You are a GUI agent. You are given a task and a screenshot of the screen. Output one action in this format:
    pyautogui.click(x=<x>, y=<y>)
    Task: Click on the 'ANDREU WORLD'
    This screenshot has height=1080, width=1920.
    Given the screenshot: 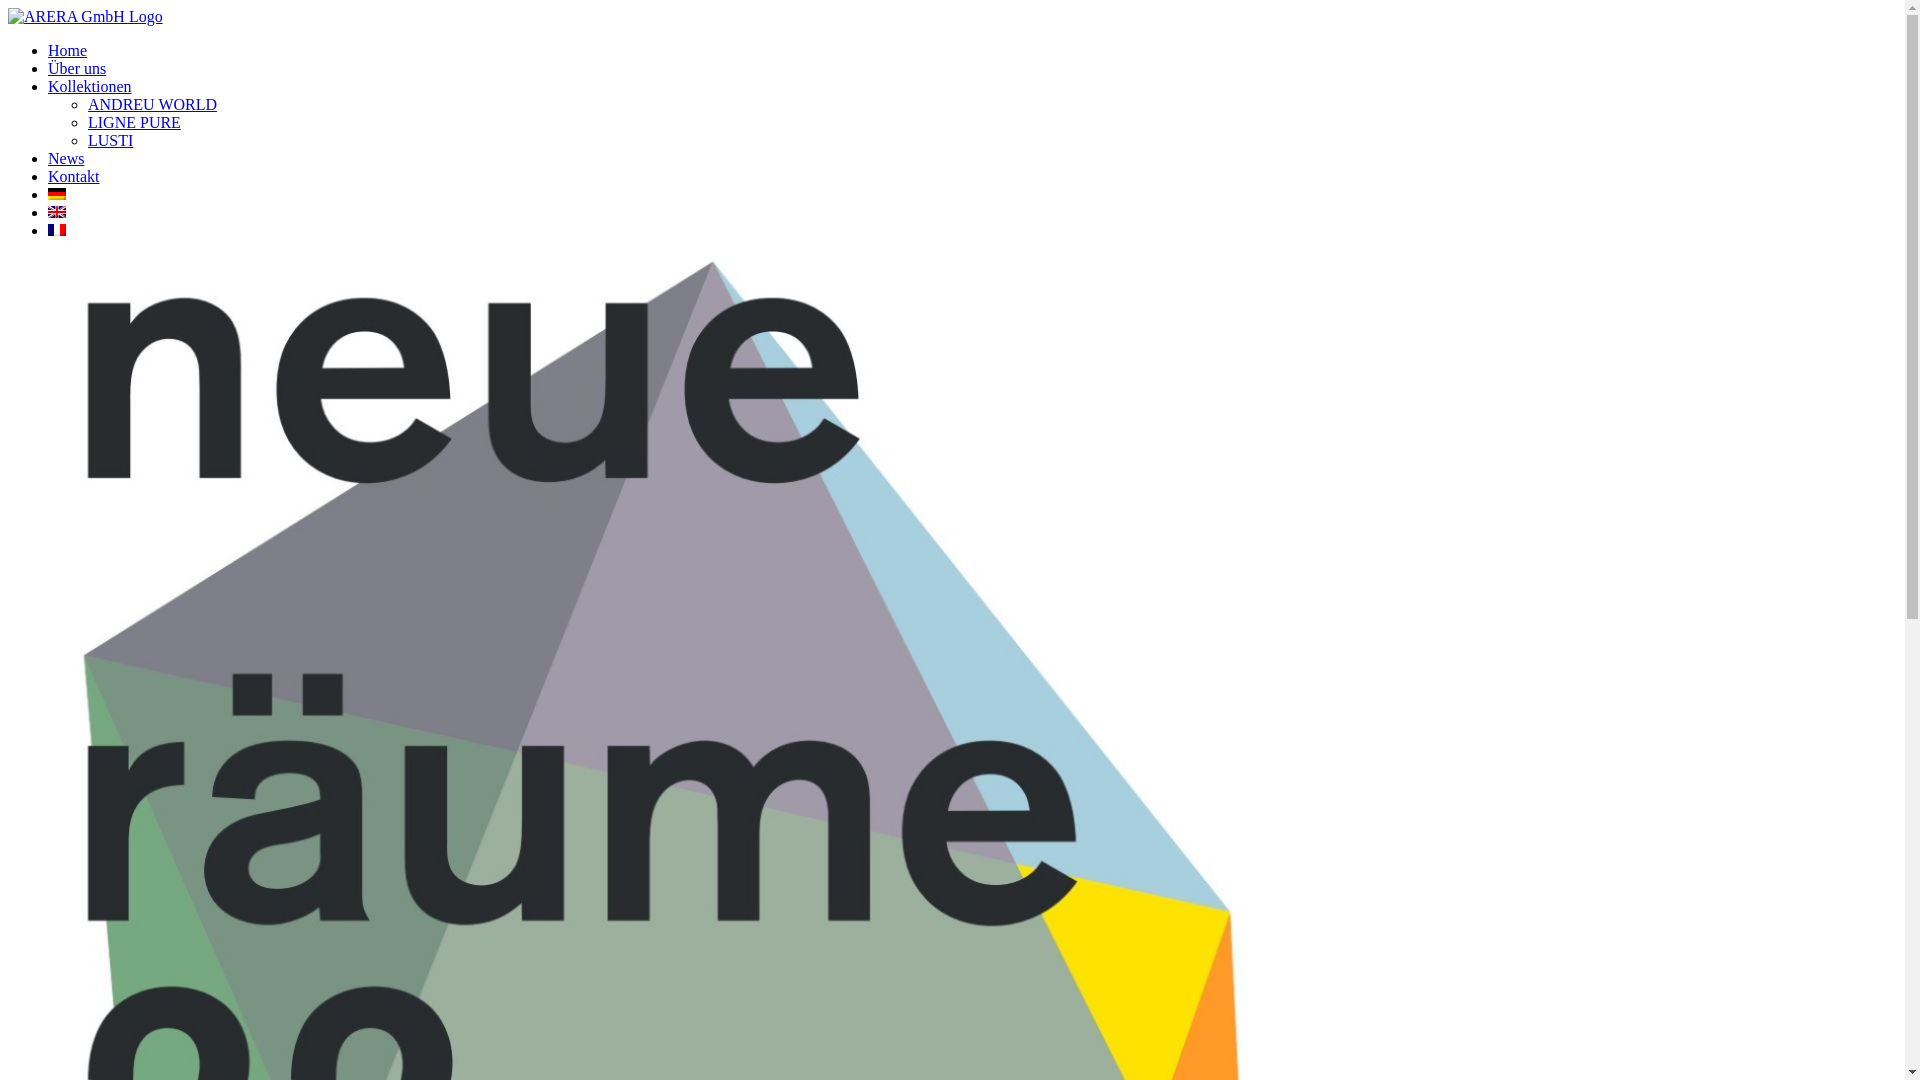 What is the action you would take?
    pyautogui.click(x=151, y=104)
    